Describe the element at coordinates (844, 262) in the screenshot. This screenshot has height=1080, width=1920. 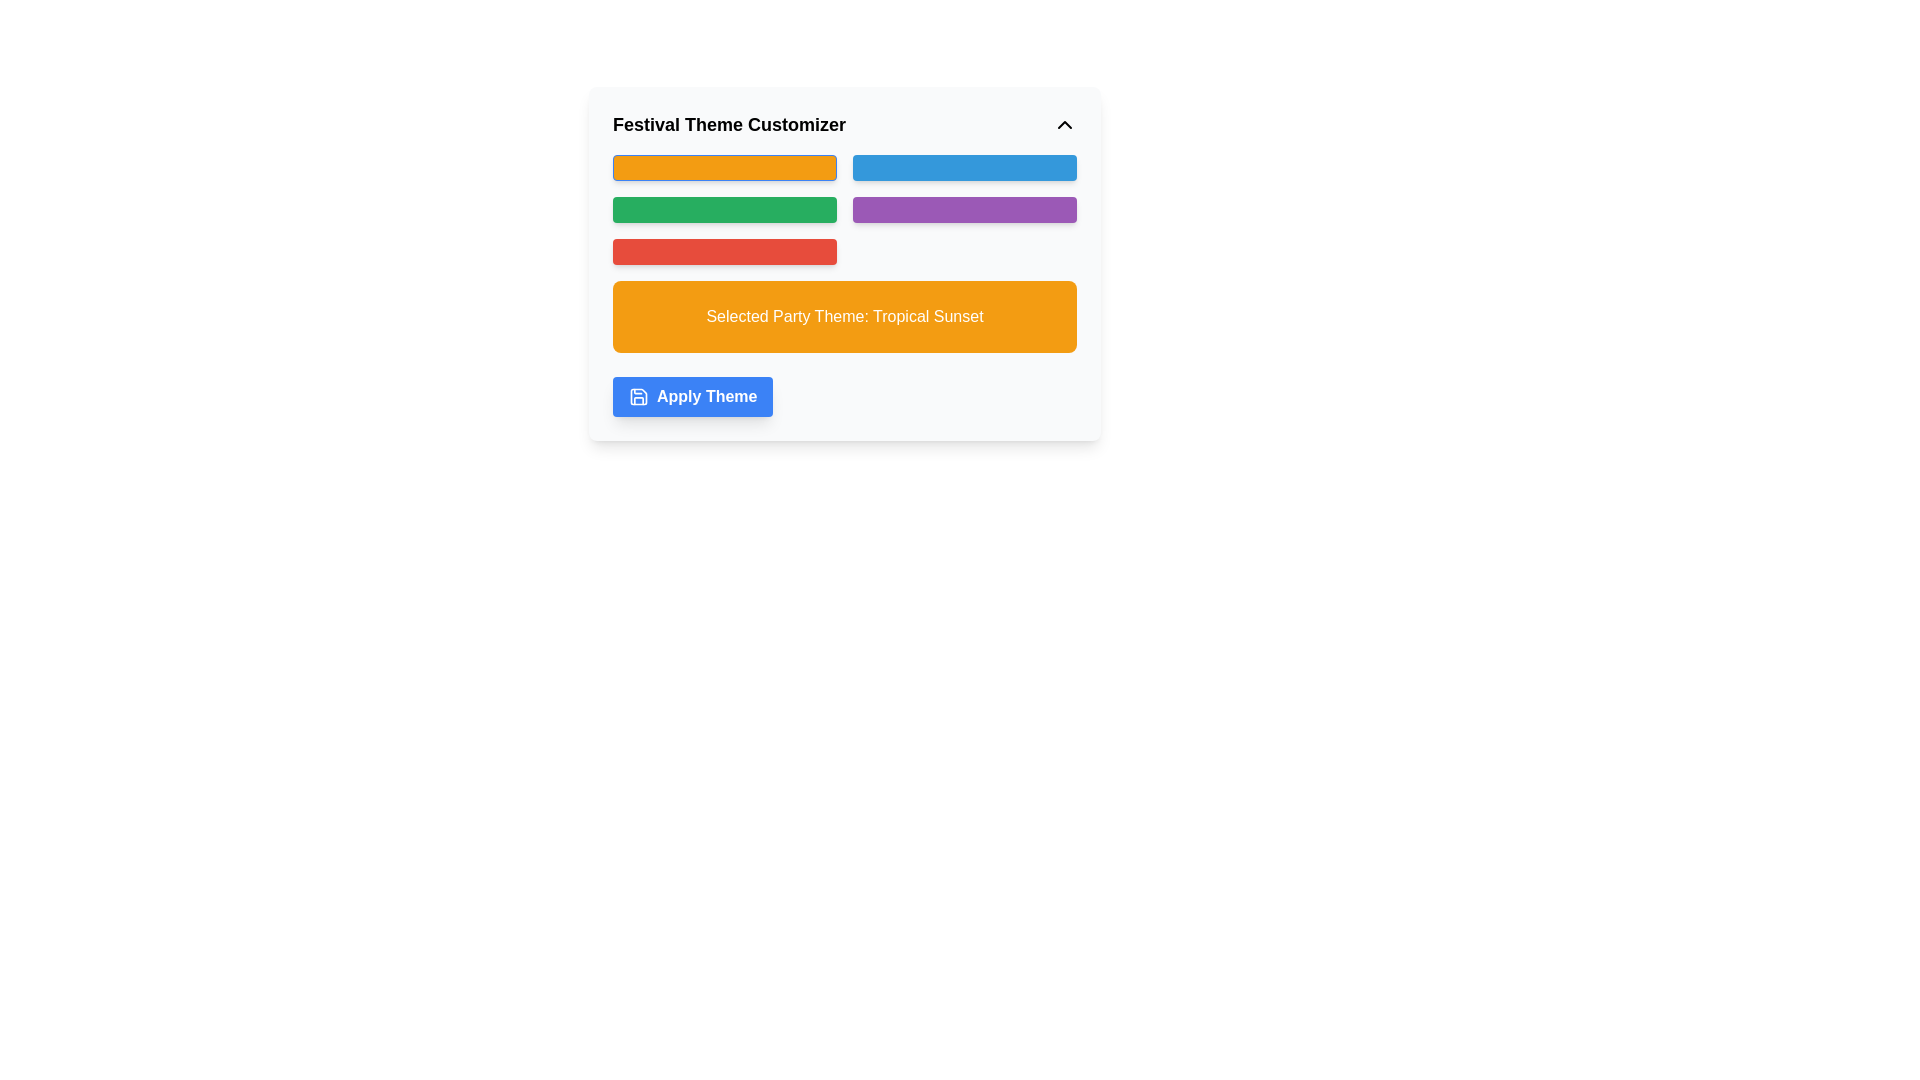
I see `the third button in the grid layout` at that location.